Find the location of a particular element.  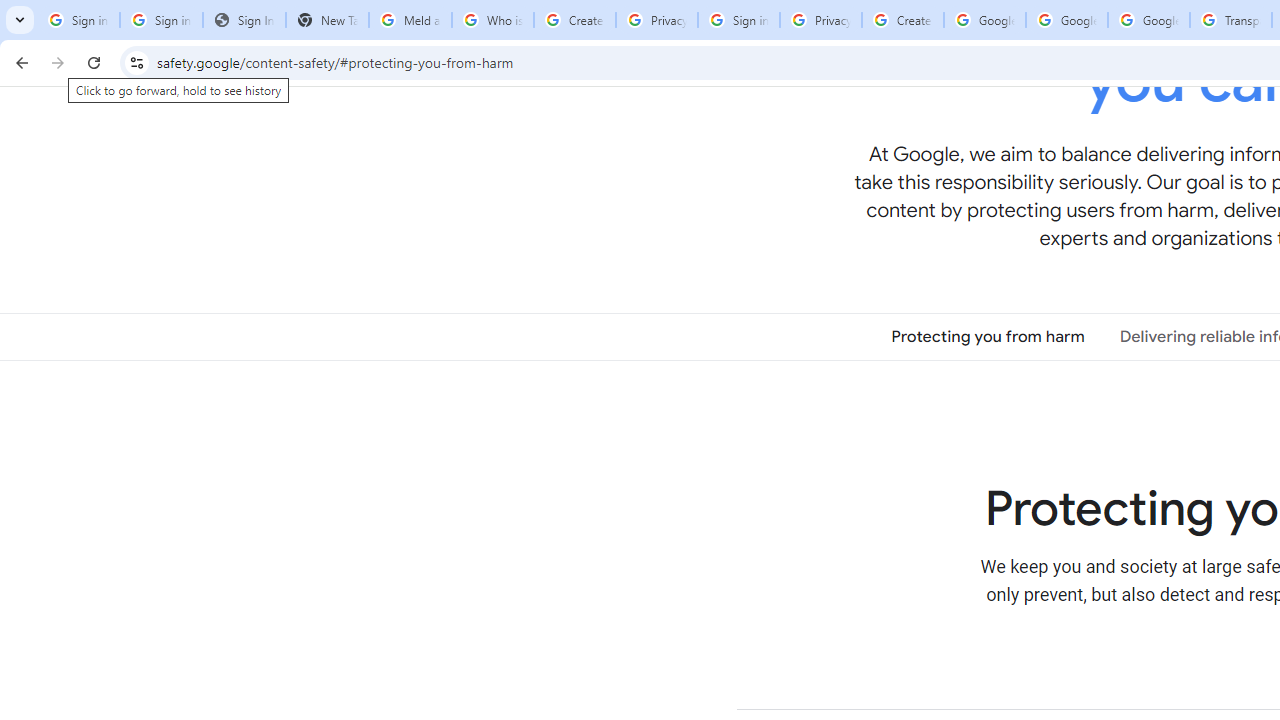

'New Tab' is located at coordinates (327, 20).